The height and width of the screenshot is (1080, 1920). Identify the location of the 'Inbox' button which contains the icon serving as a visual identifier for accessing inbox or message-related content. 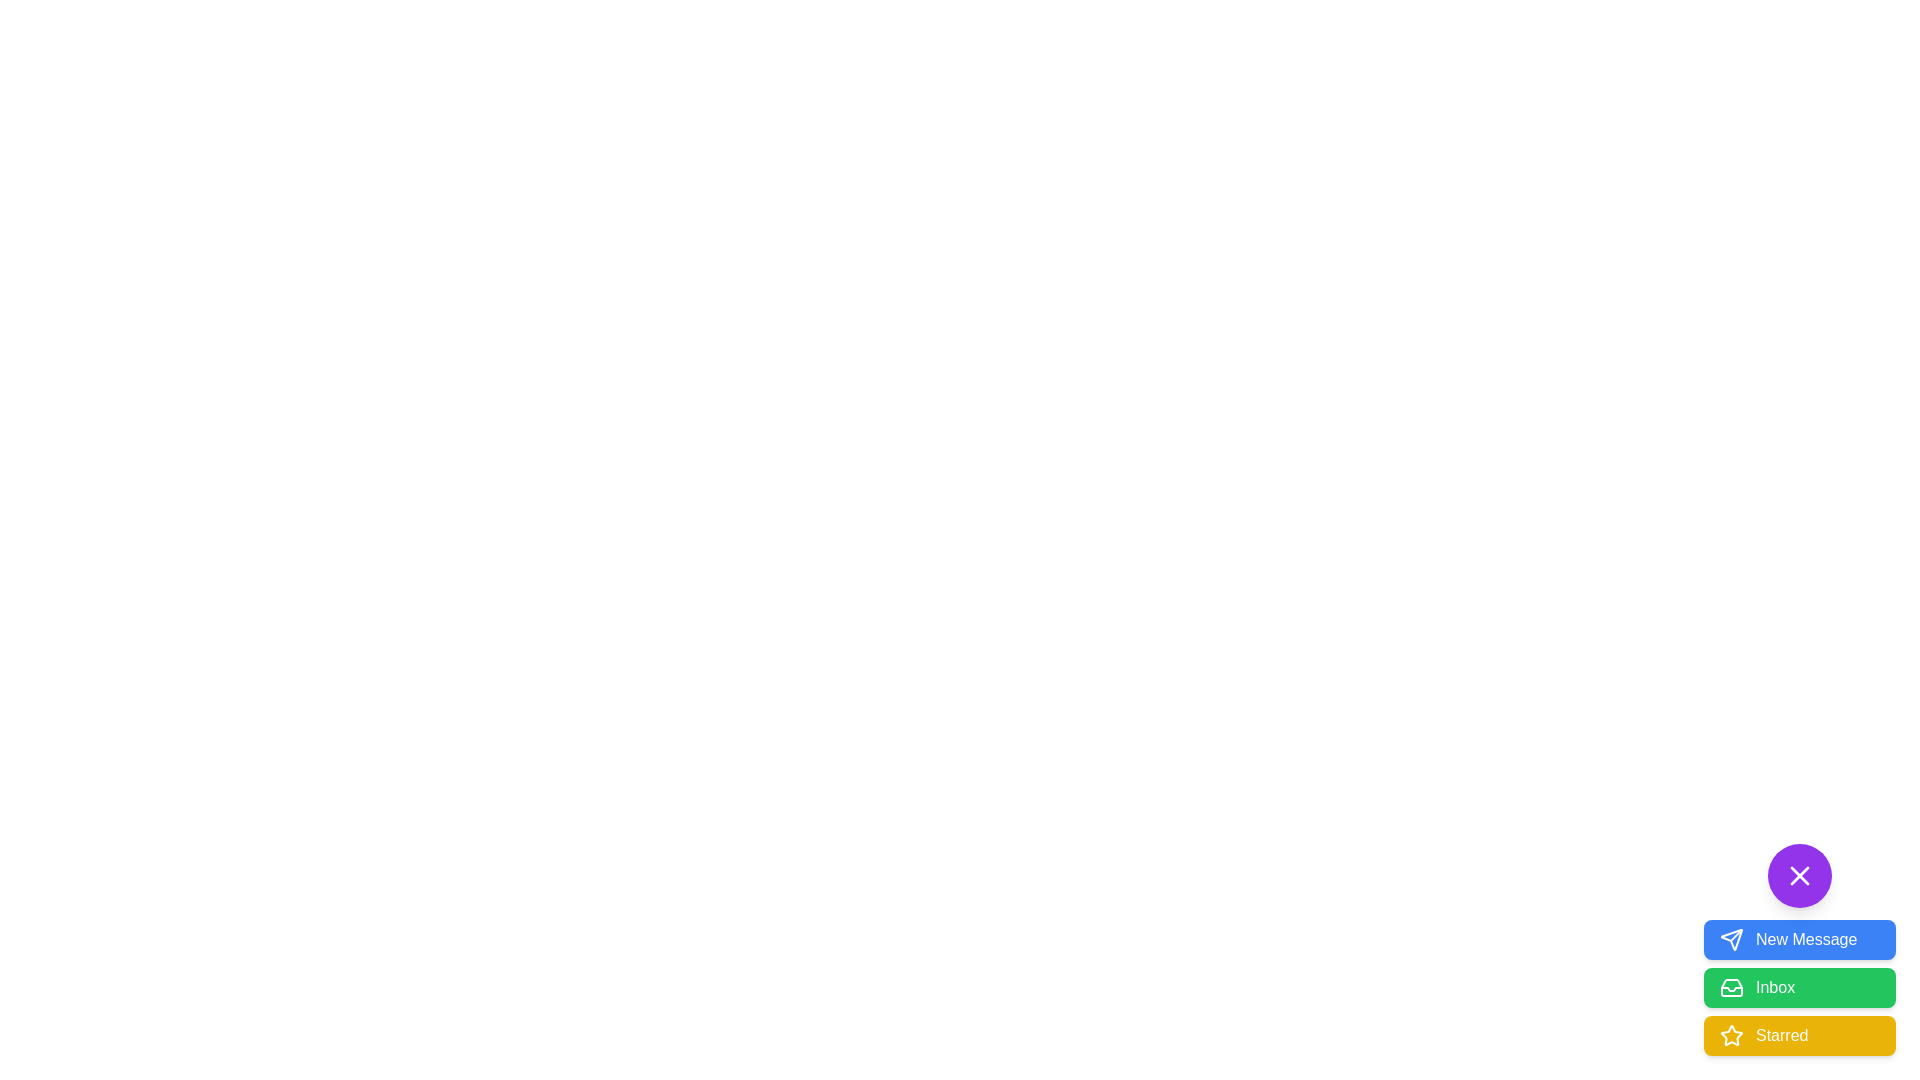
(1731, 986).